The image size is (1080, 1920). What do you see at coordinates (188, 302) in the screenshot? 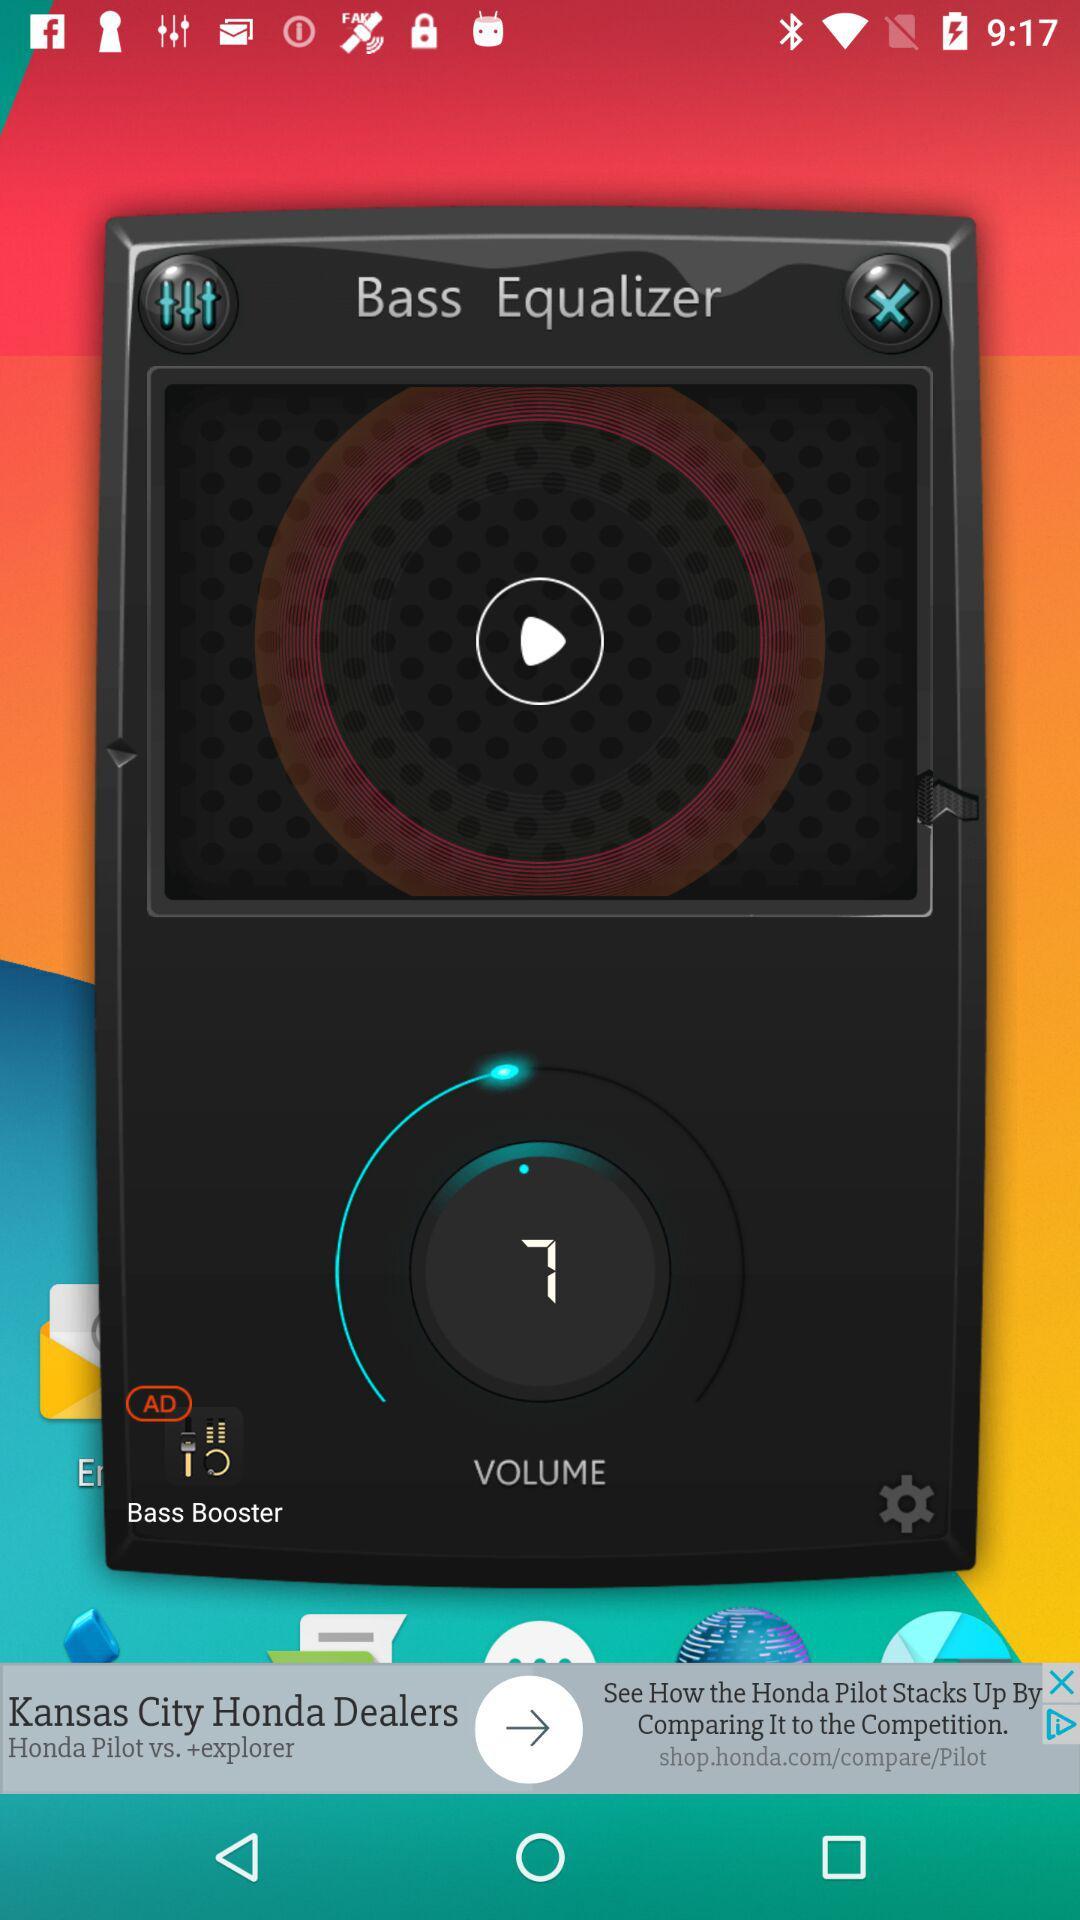
I see `the sliders icon` at bounding box center [188, 302].